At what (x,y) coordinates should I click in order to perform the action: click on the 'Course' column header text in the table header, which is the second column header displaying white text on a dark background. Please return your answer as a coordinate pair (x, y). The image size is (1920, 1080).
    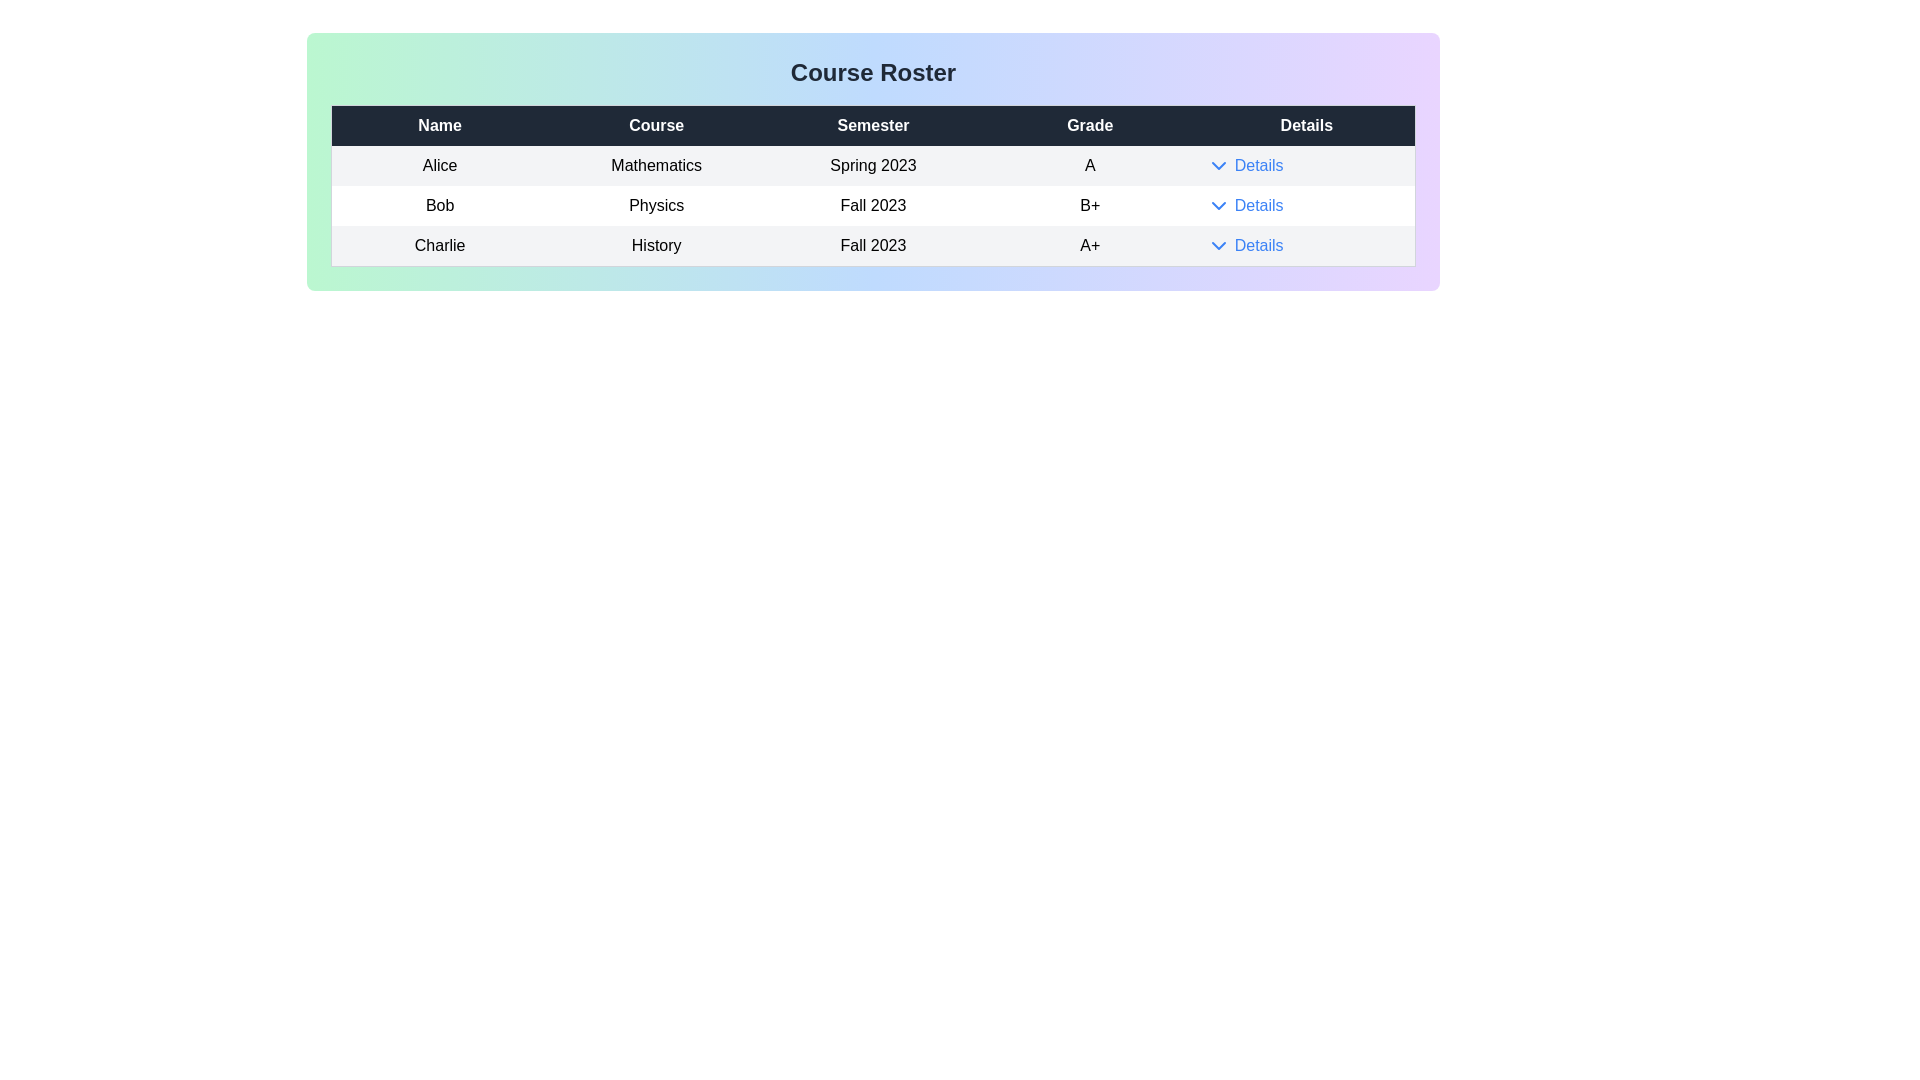
    Looking at the image, I should click on (656, 125).